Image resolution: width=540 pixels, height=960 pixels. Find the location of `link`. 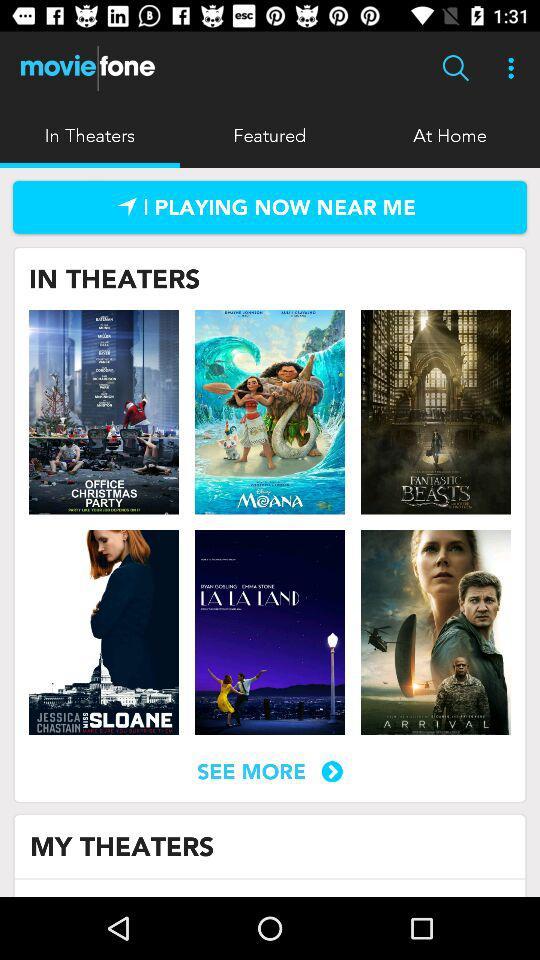

link is located at coordinates (270, 207).